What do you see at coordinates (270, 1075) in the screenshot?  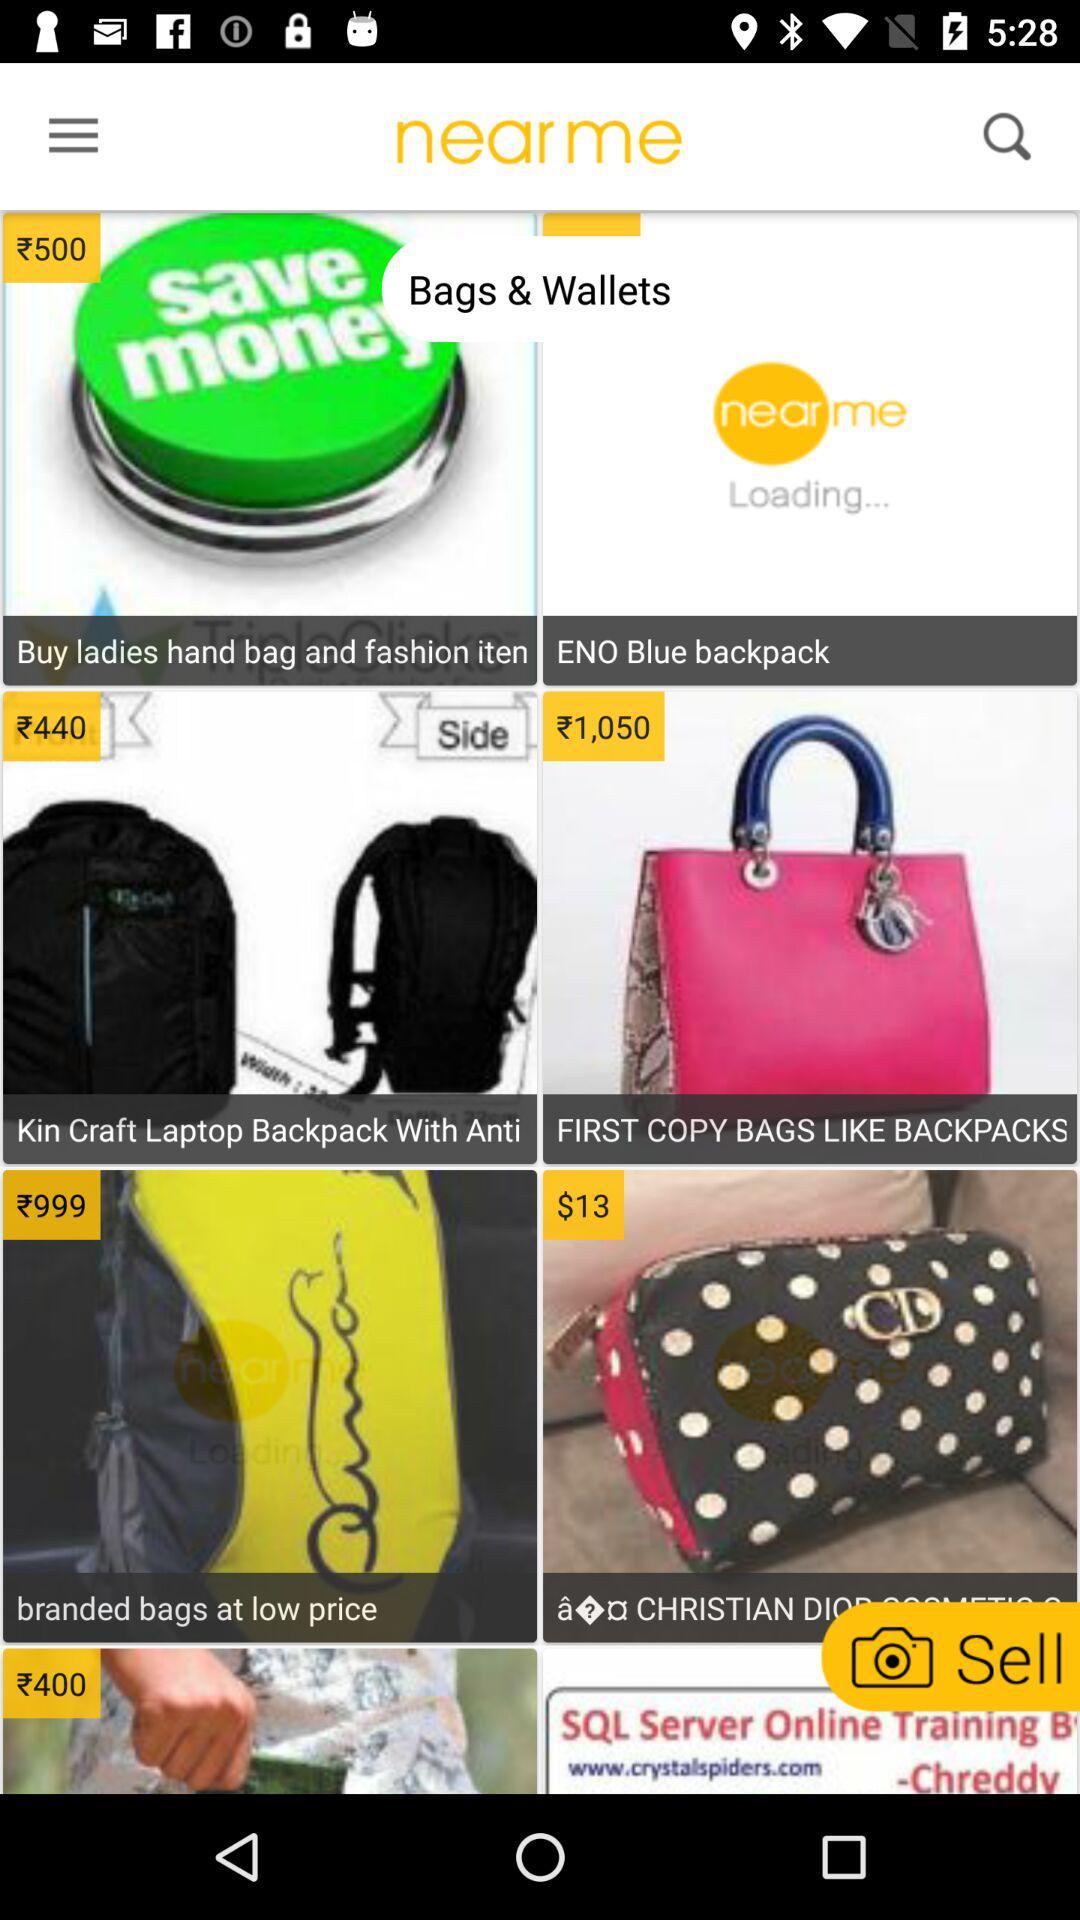 I see `see item` at bounding box center [270, 1075].